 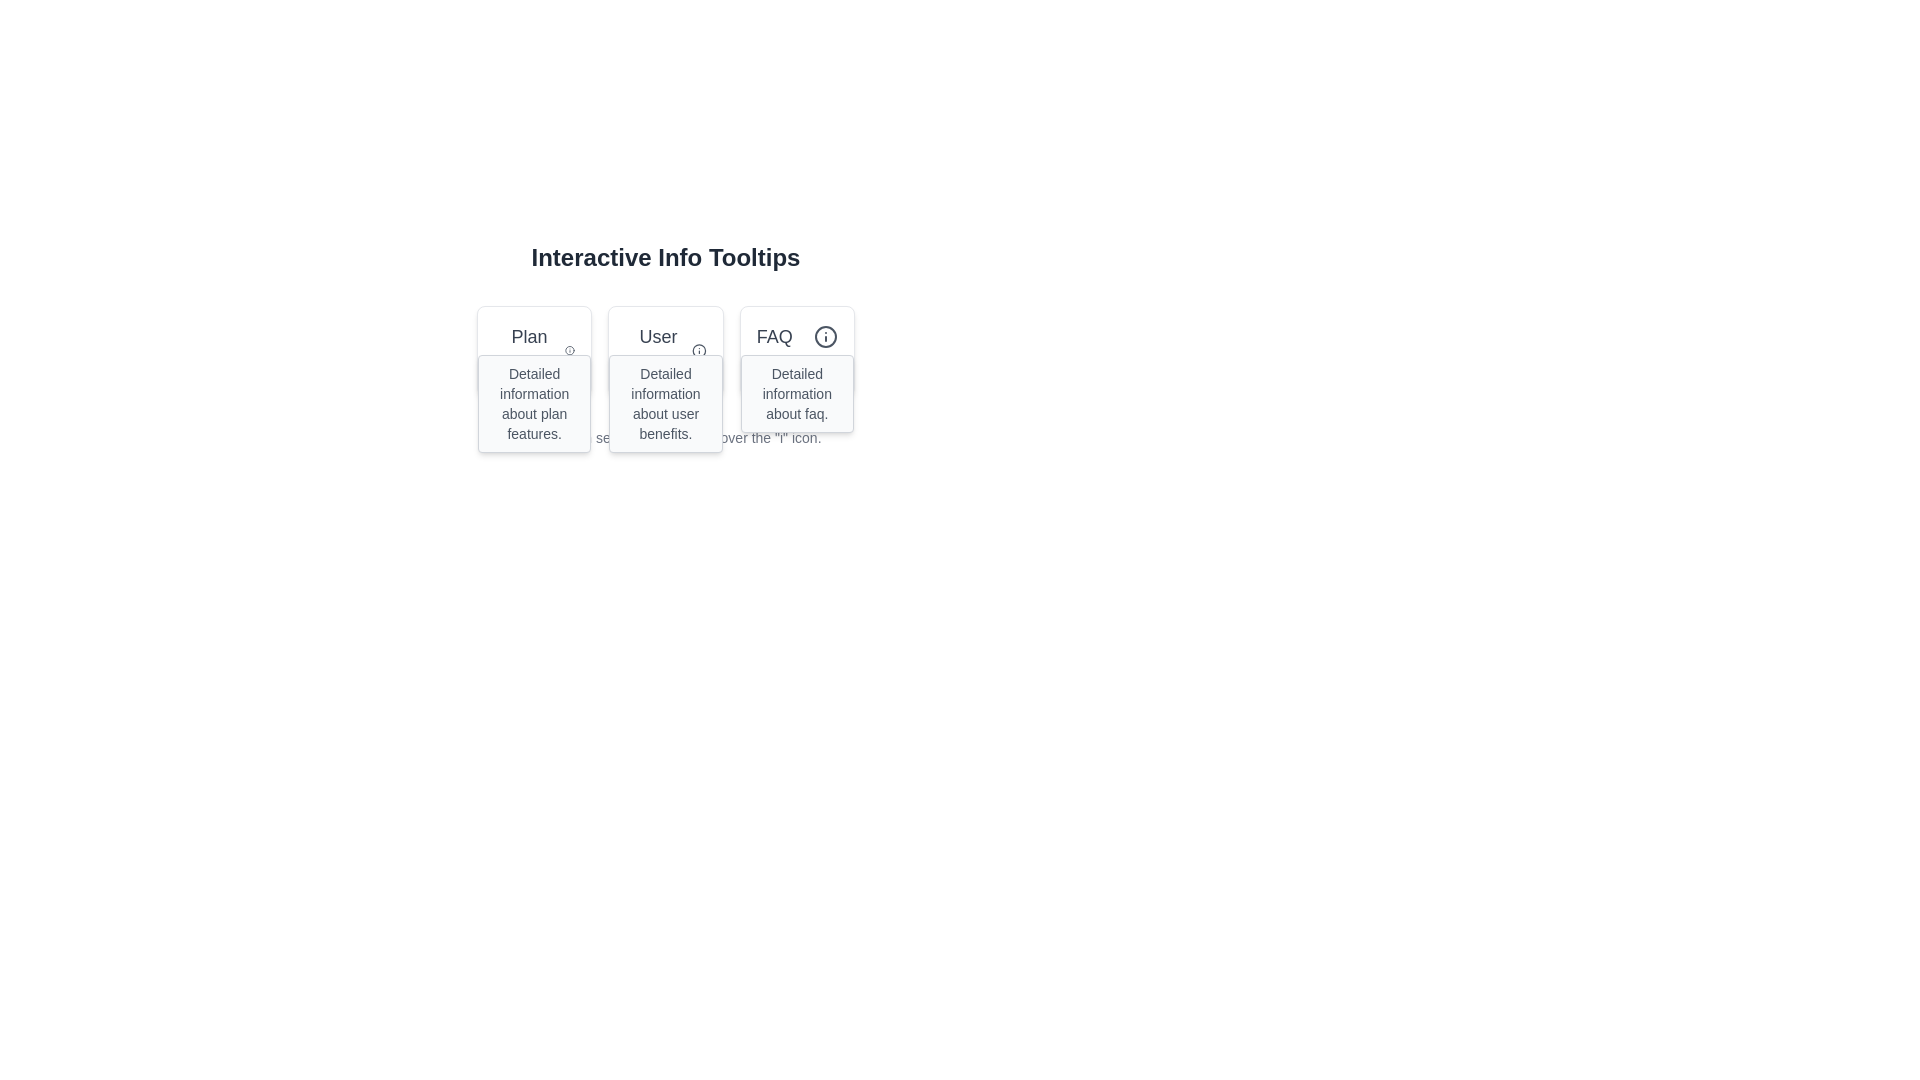 What do you see at coordinates (825, 335) in the screenshot?
I see `the circular SVG element that is part of the 'info' icon in the 'FAQ' button, which is positioned to the right of the 'User' and 'Plan' buttons` at bounding box center [825, 335].